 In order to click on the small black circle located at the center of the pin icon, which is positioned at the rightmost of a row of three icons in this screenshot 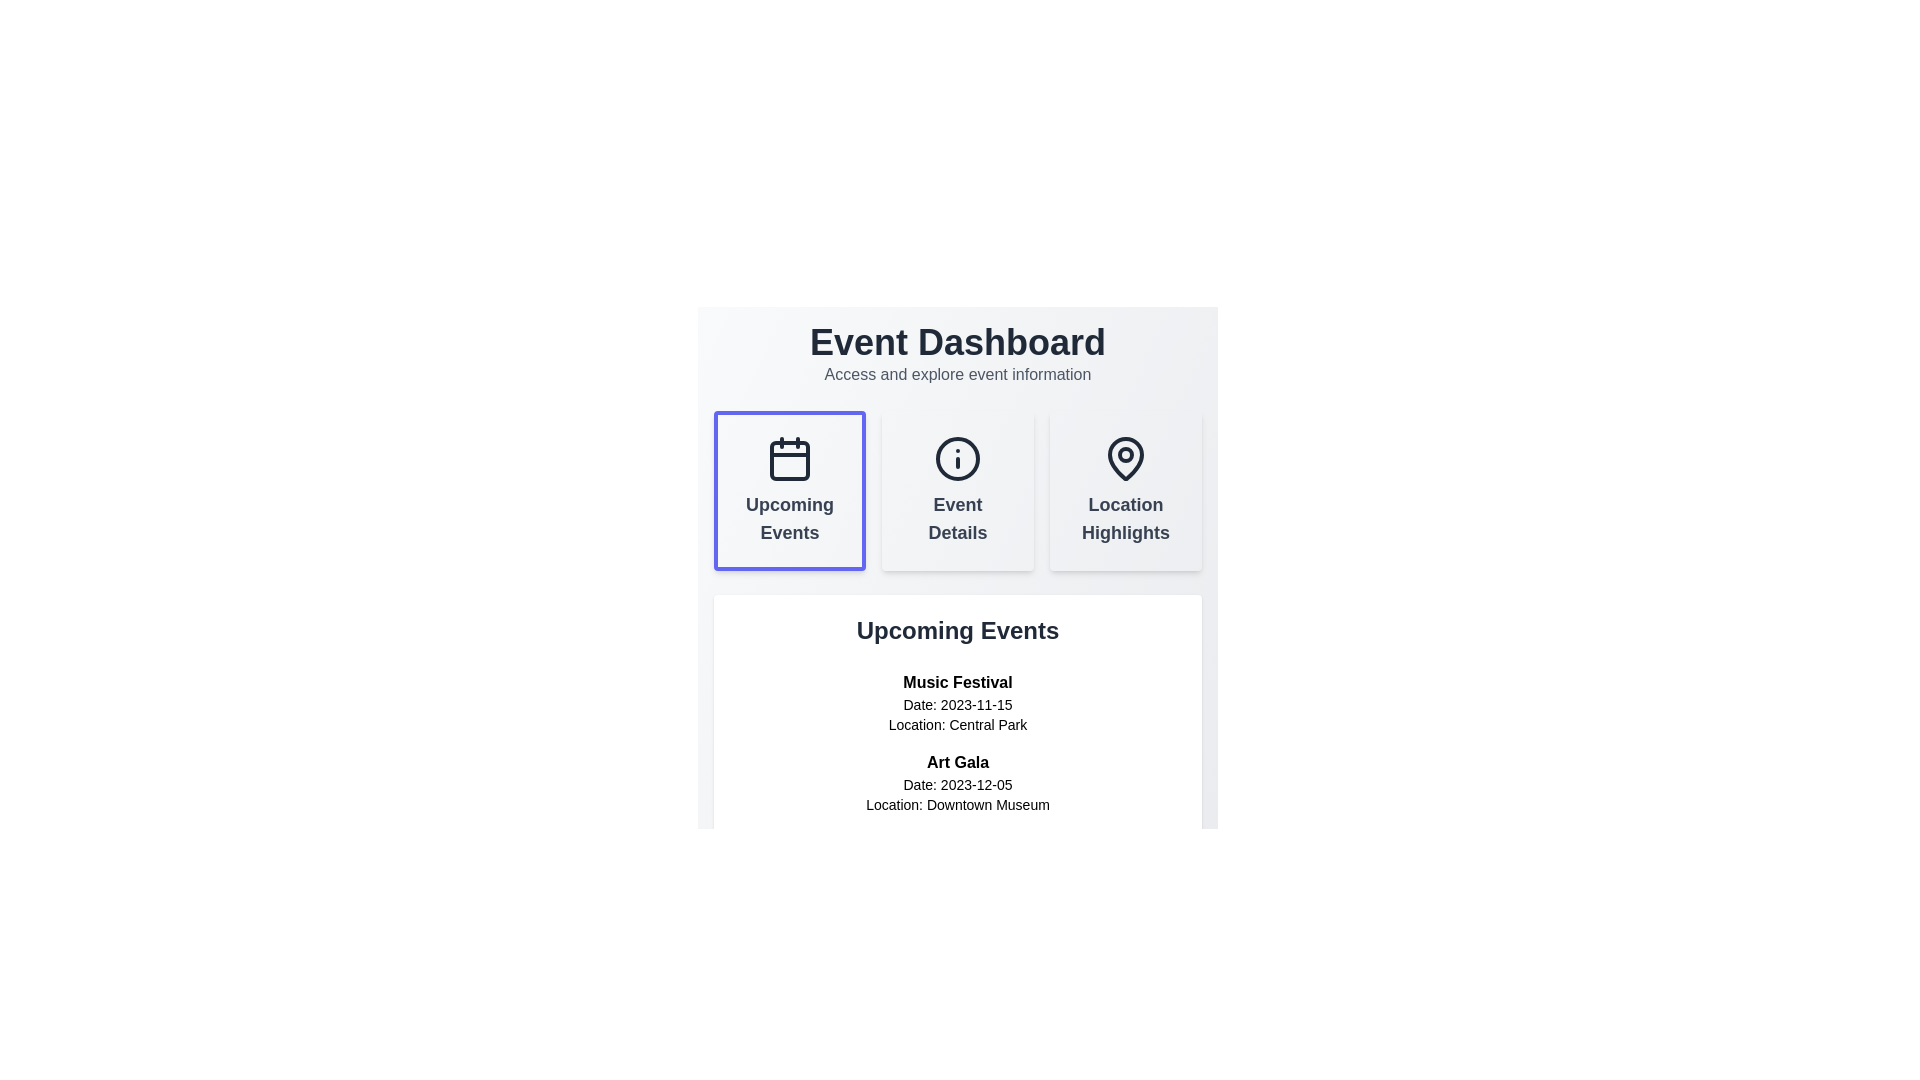, I will do `click(1126, 455)`.